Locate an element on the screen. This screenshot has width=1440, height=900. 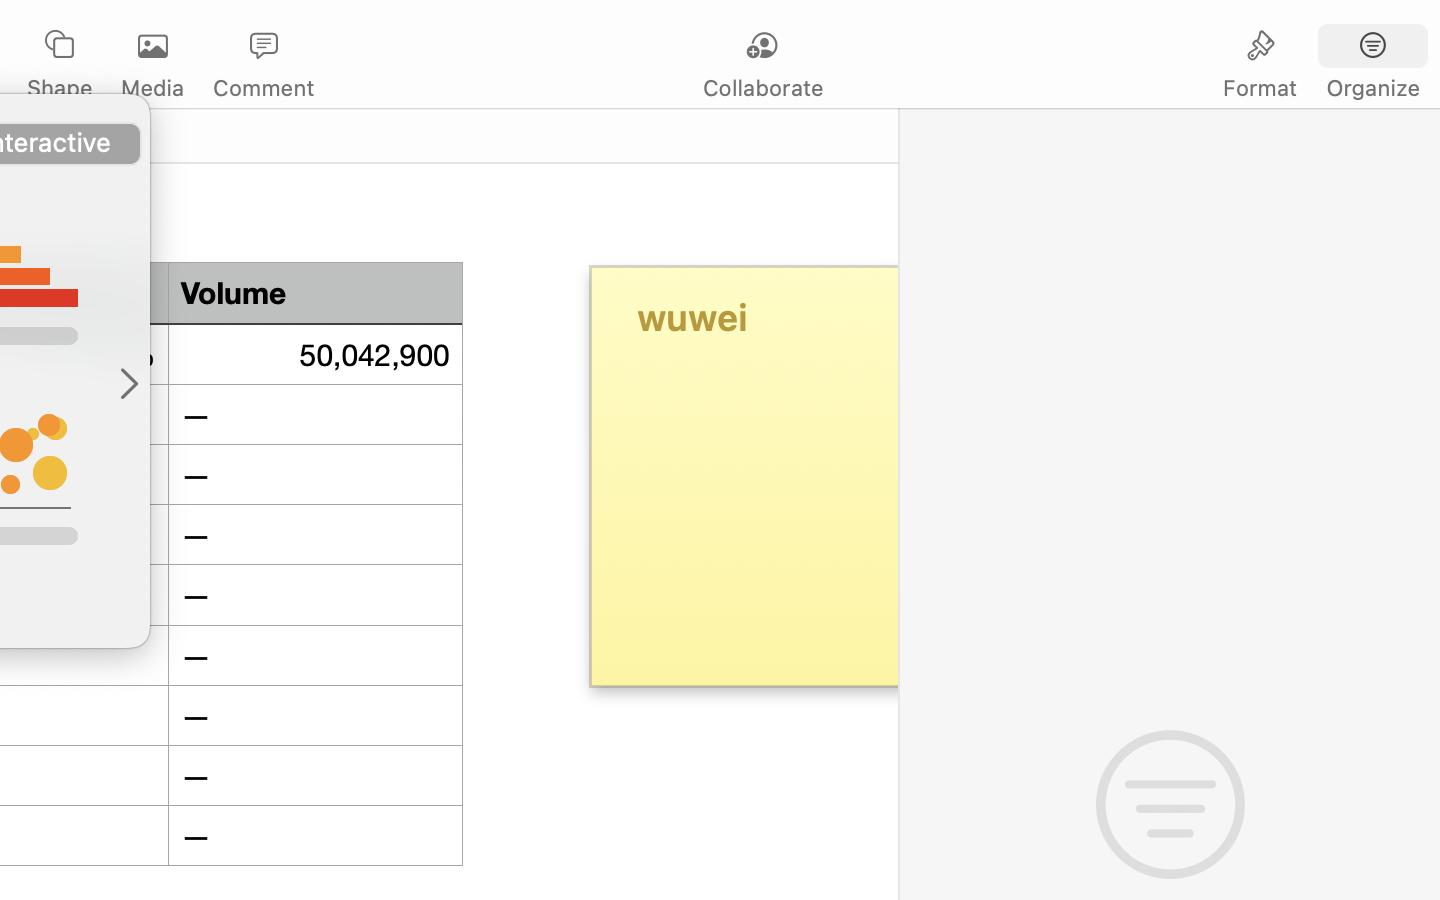
'Organize' is located at coordinates (1371, 87).